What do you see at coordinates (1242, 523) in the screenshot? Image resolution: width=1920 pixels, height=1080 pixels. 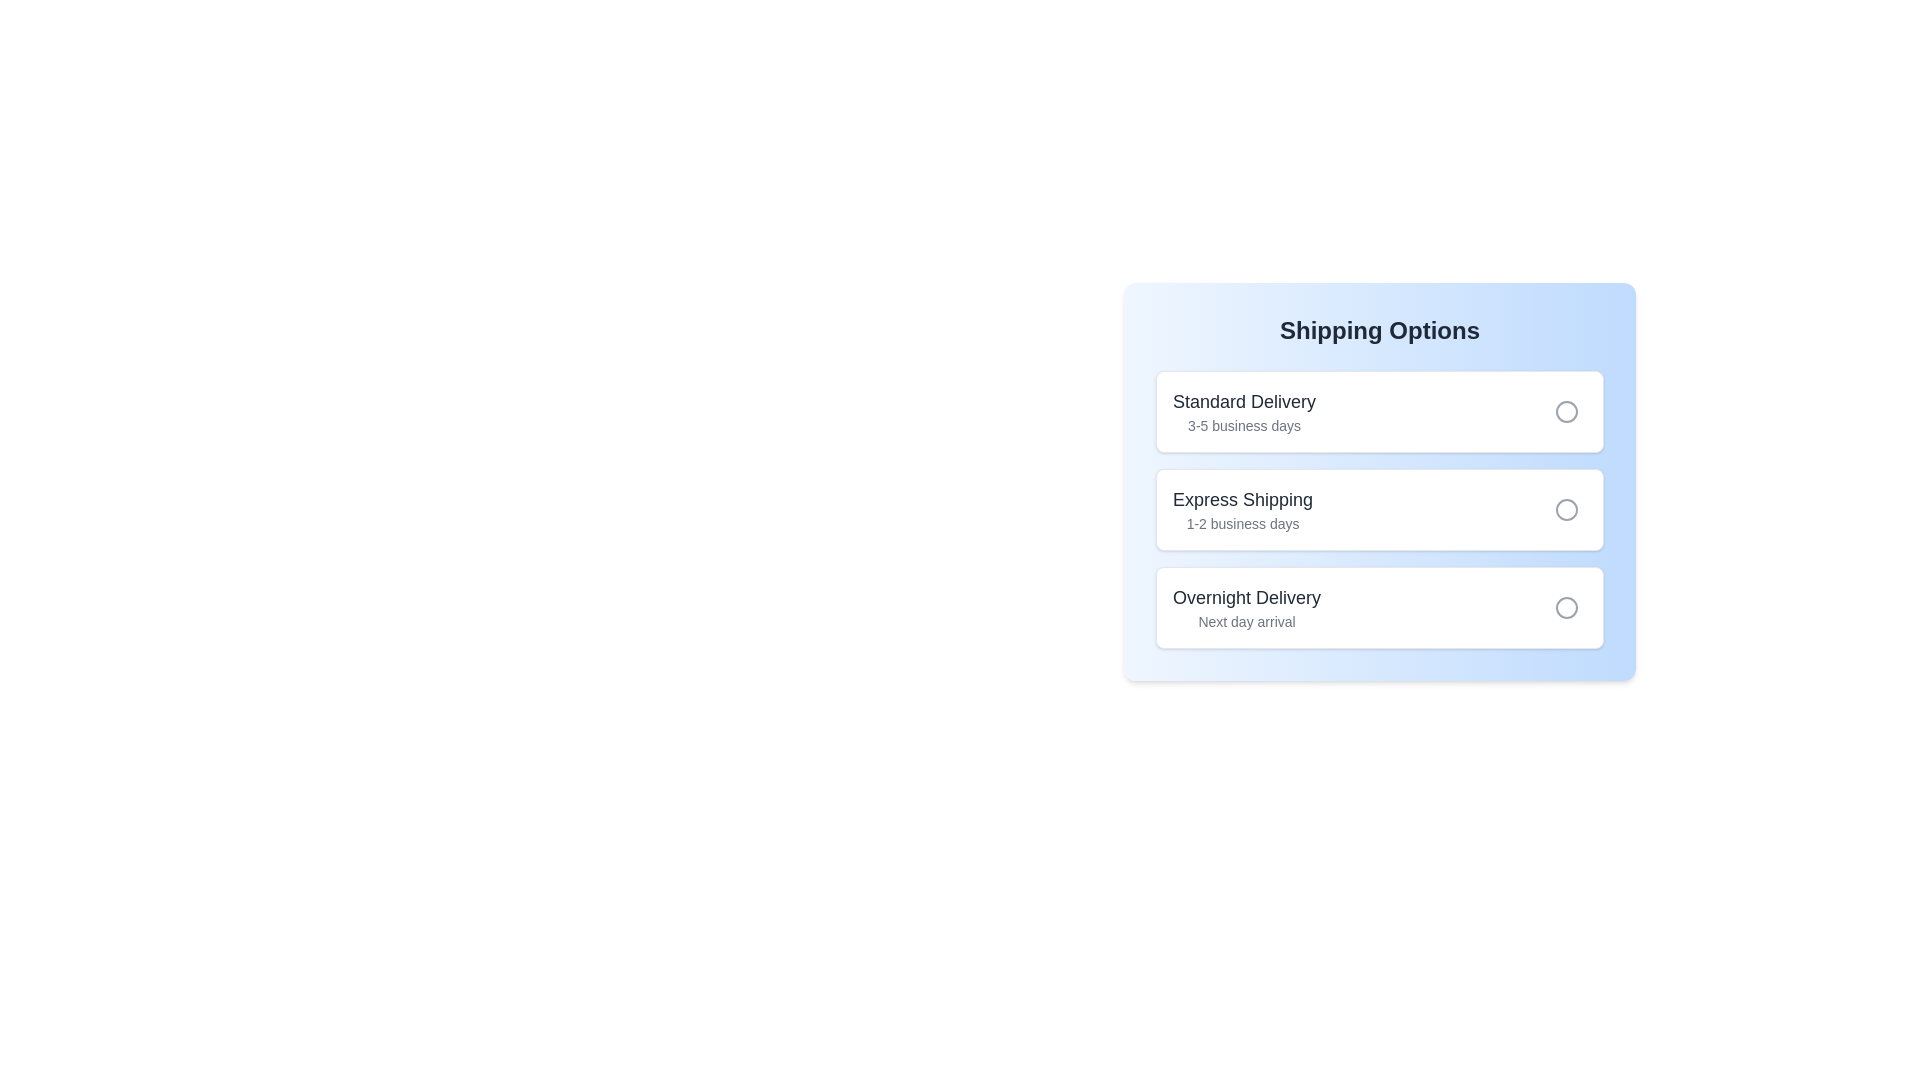 I see `the text displaying '1-2 business days' which is positioned beneath the 'Express Shipping' label in the second shipping option` at bounding box center [1242, 523].